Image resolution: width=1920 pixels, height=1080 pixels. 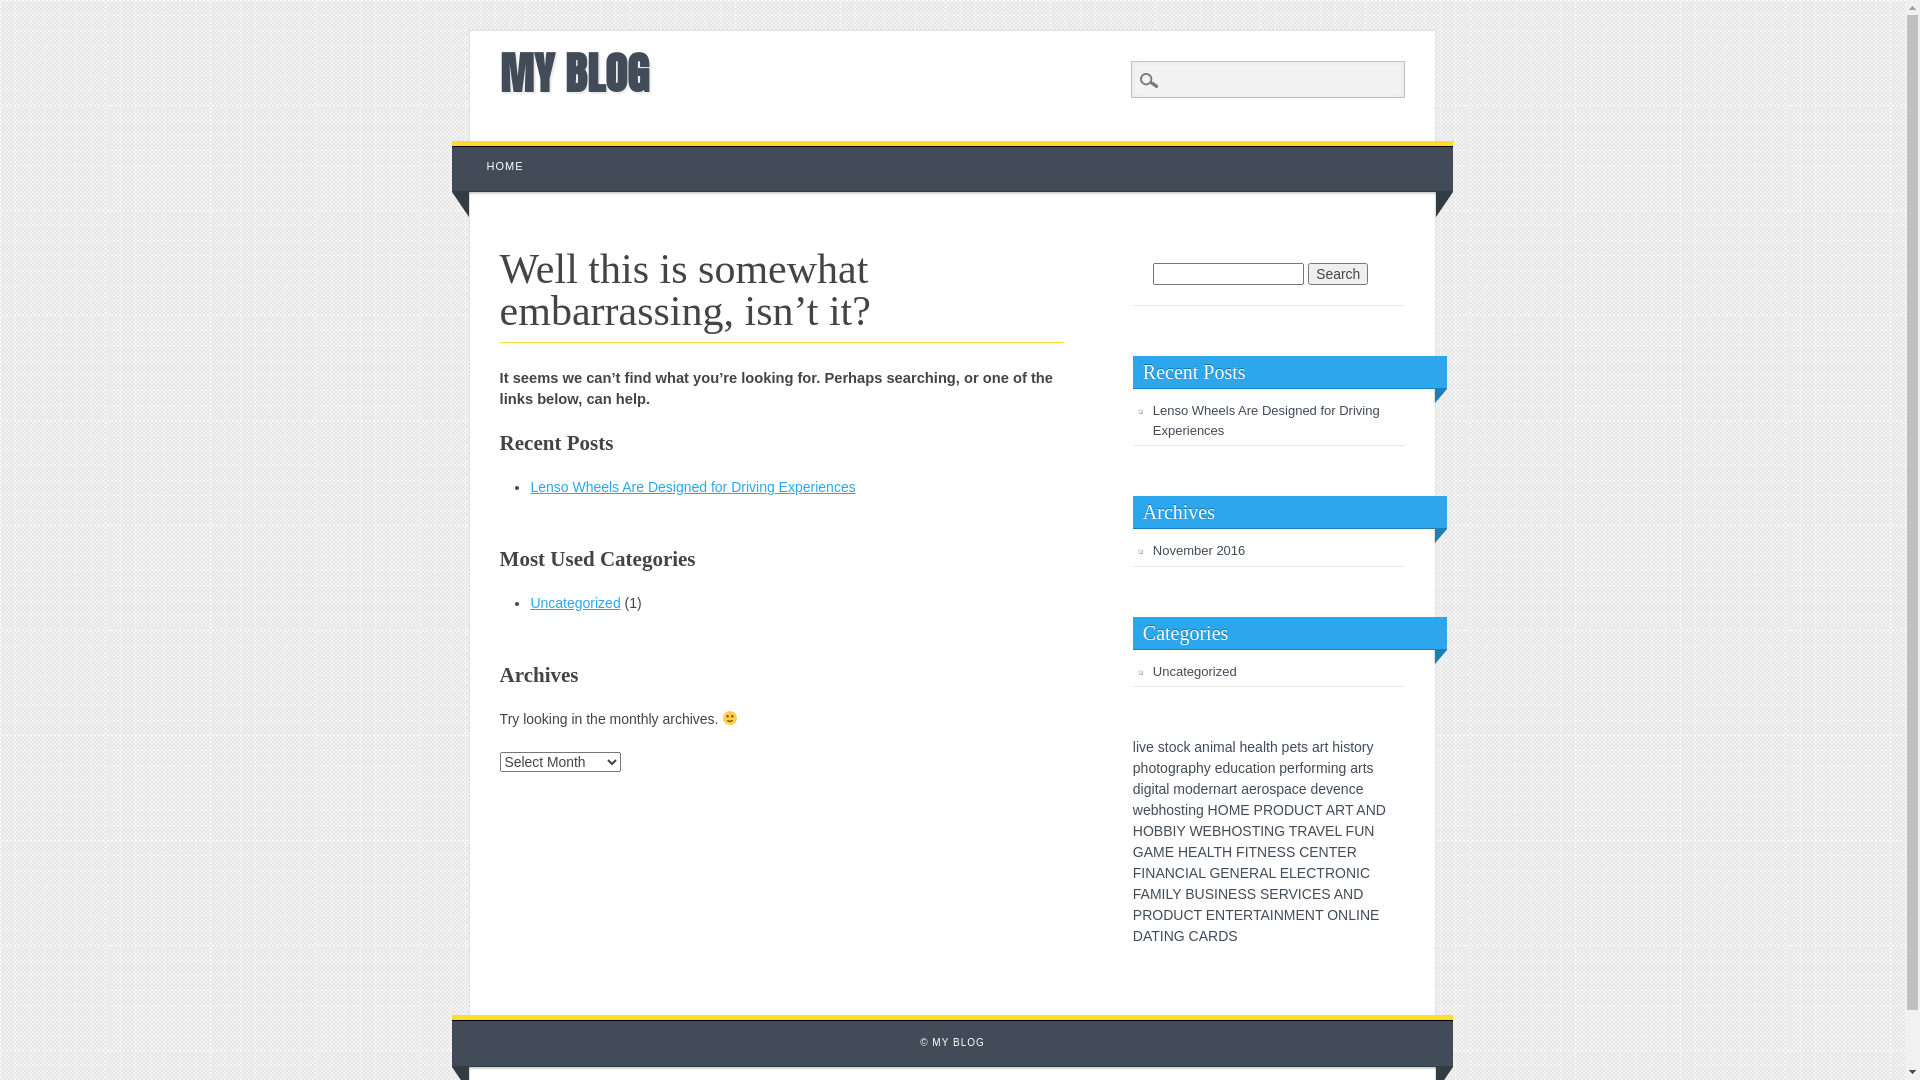 What do you see at coordinates (1306, 766) in the screenshot?
I see `'o'` at bounding box center [1306, 766].